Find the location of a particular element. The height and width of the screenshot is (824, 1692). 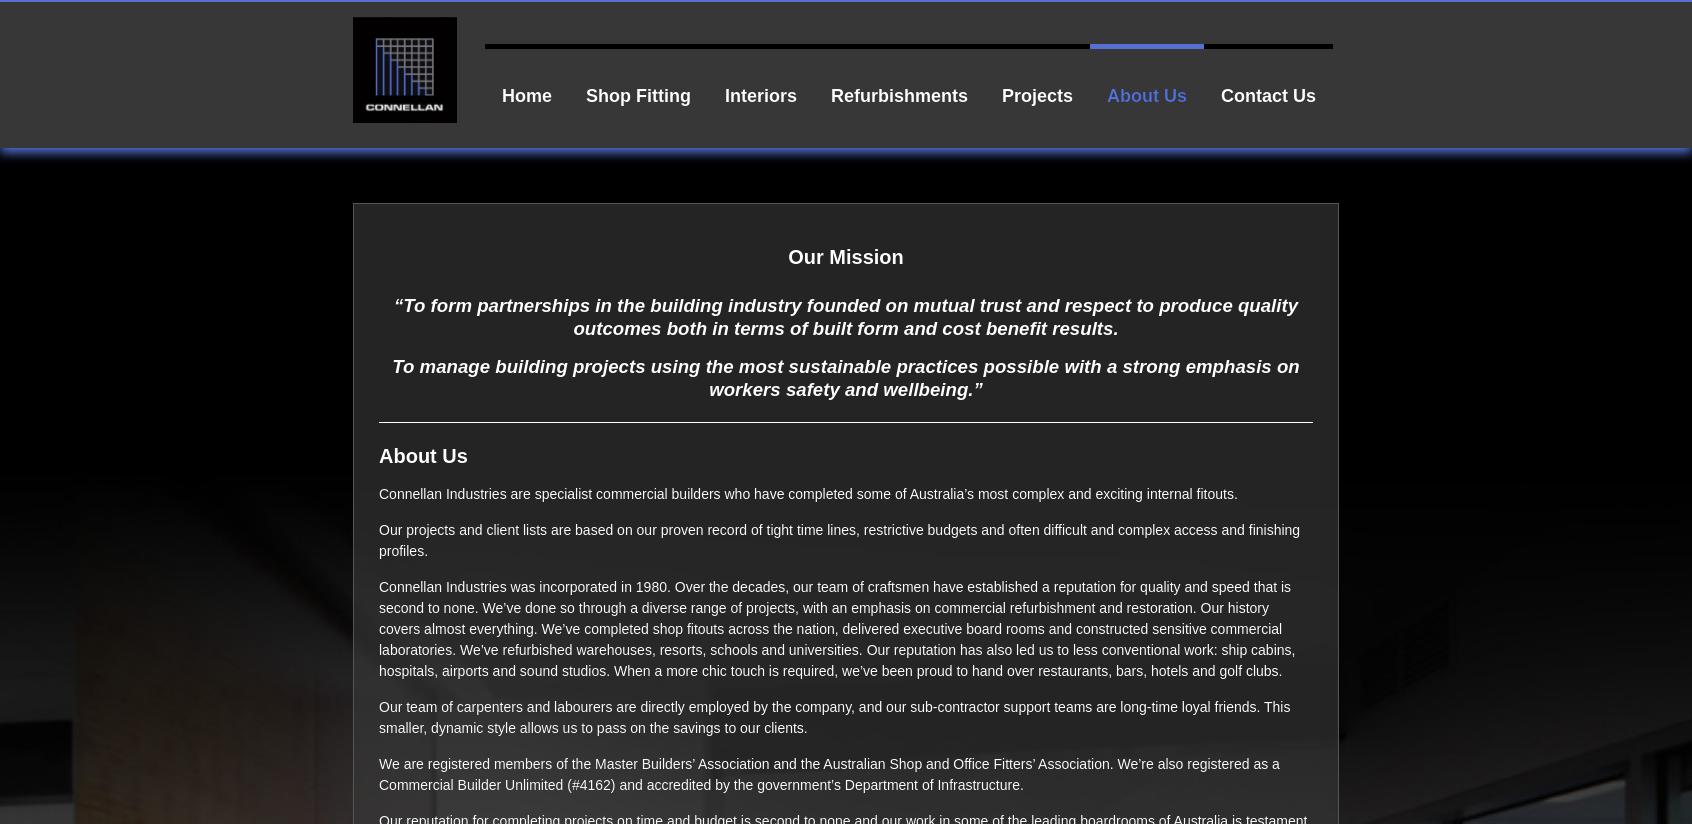

'Refurbishments' is located at coordinates (897, 94).